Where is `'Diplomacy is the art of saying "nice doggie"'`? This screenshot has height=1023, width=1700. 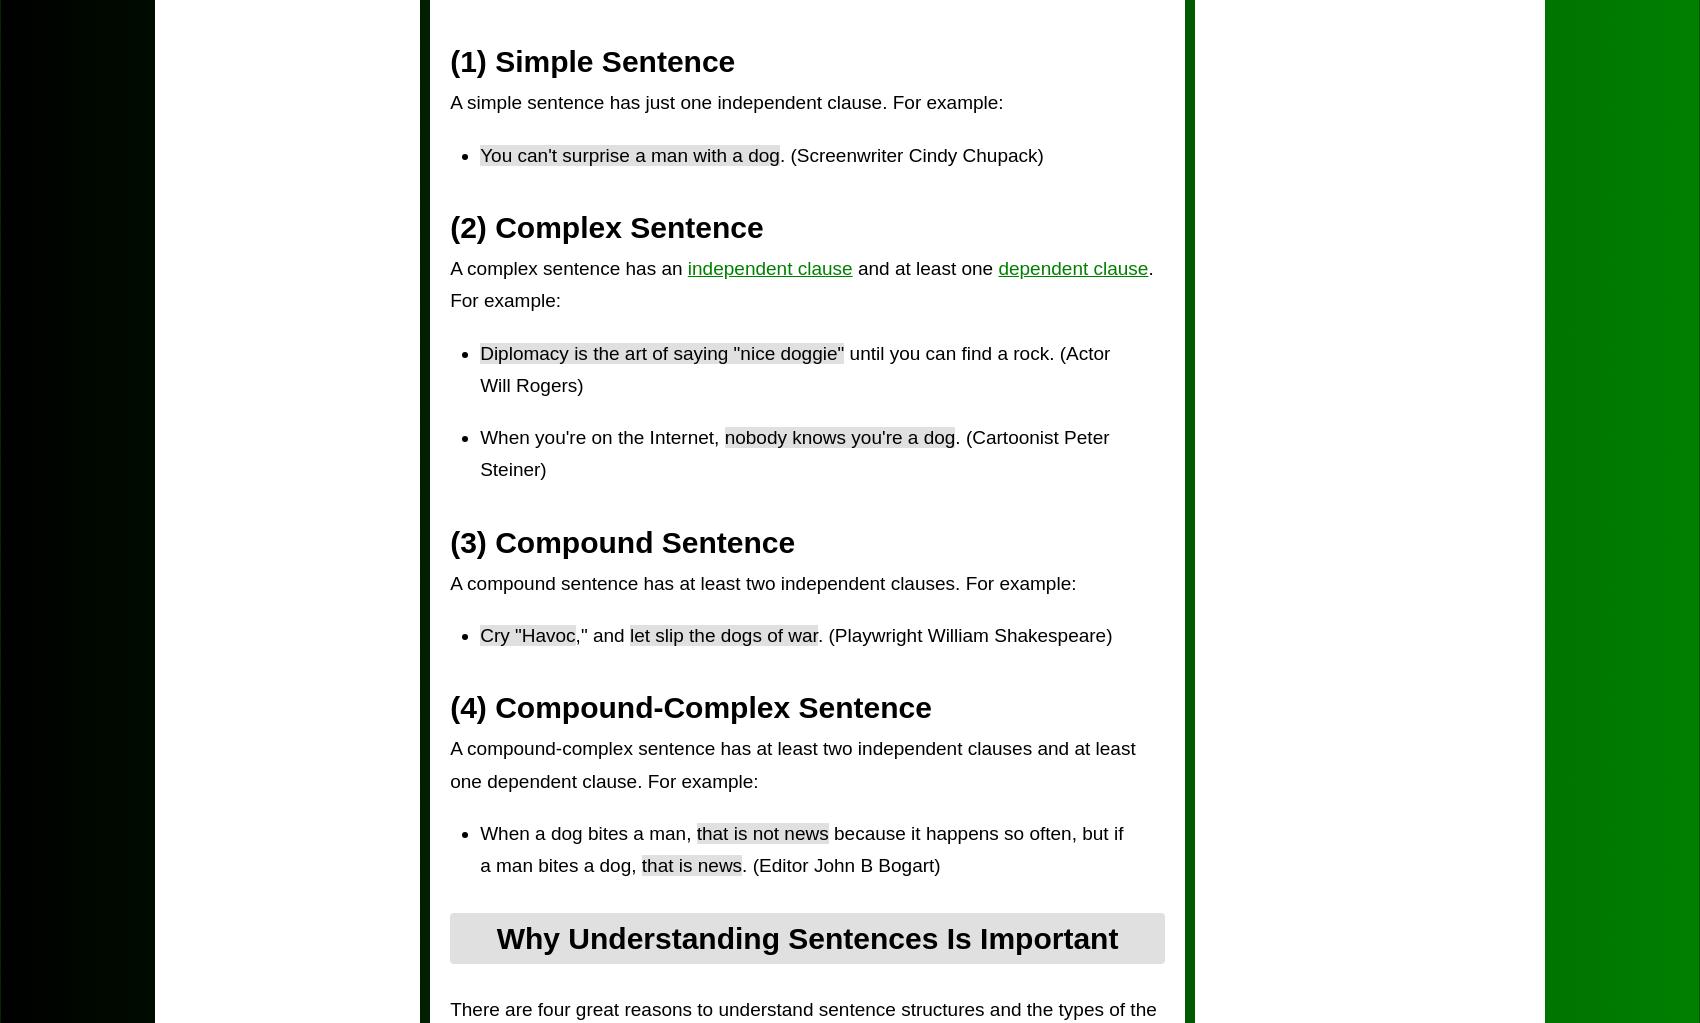
'Diplomacy is the art of saying "nice doggie"' is located at coordinates (480, 352).